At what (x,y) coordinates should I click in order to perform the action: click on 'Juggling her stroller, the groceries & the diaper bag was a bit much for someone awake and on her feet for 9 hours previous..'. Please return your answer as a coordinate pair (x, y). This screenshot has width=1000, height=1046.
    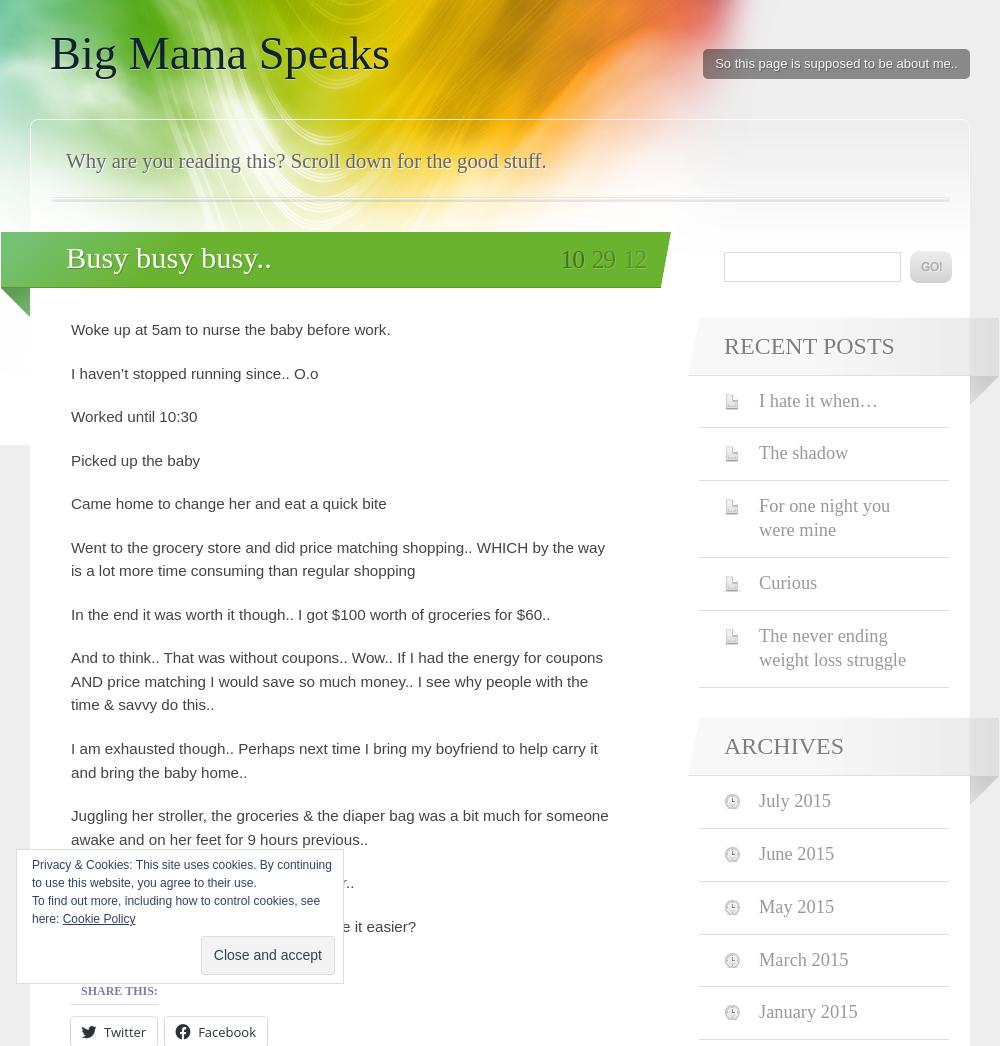
    Looking at the image, I should click on (338, 826).